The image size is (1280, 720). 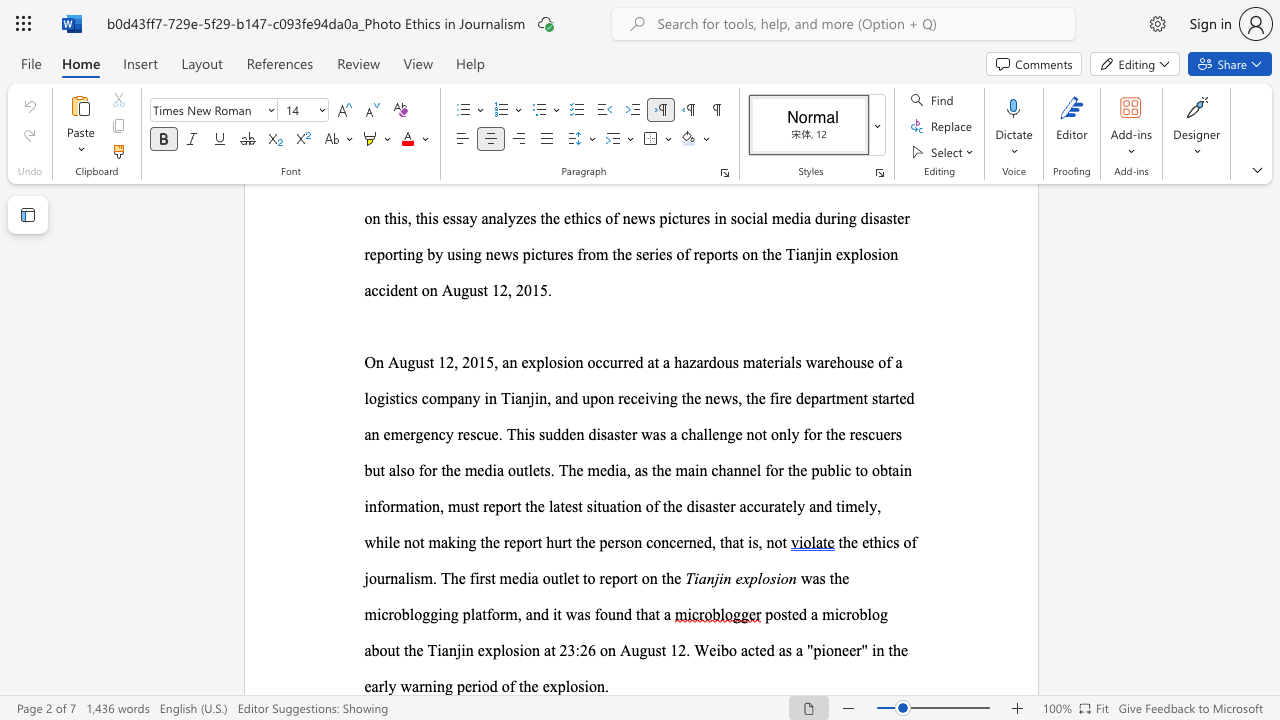 What do you see at coordinates (418, 685) in the screenshot?
I see `the subset text "rning period of the ex" within the text "posted a microblog about the Tianjin explosion at 23:26 on August 12. Weibo acted as a"` at bounding box center [418, 685].